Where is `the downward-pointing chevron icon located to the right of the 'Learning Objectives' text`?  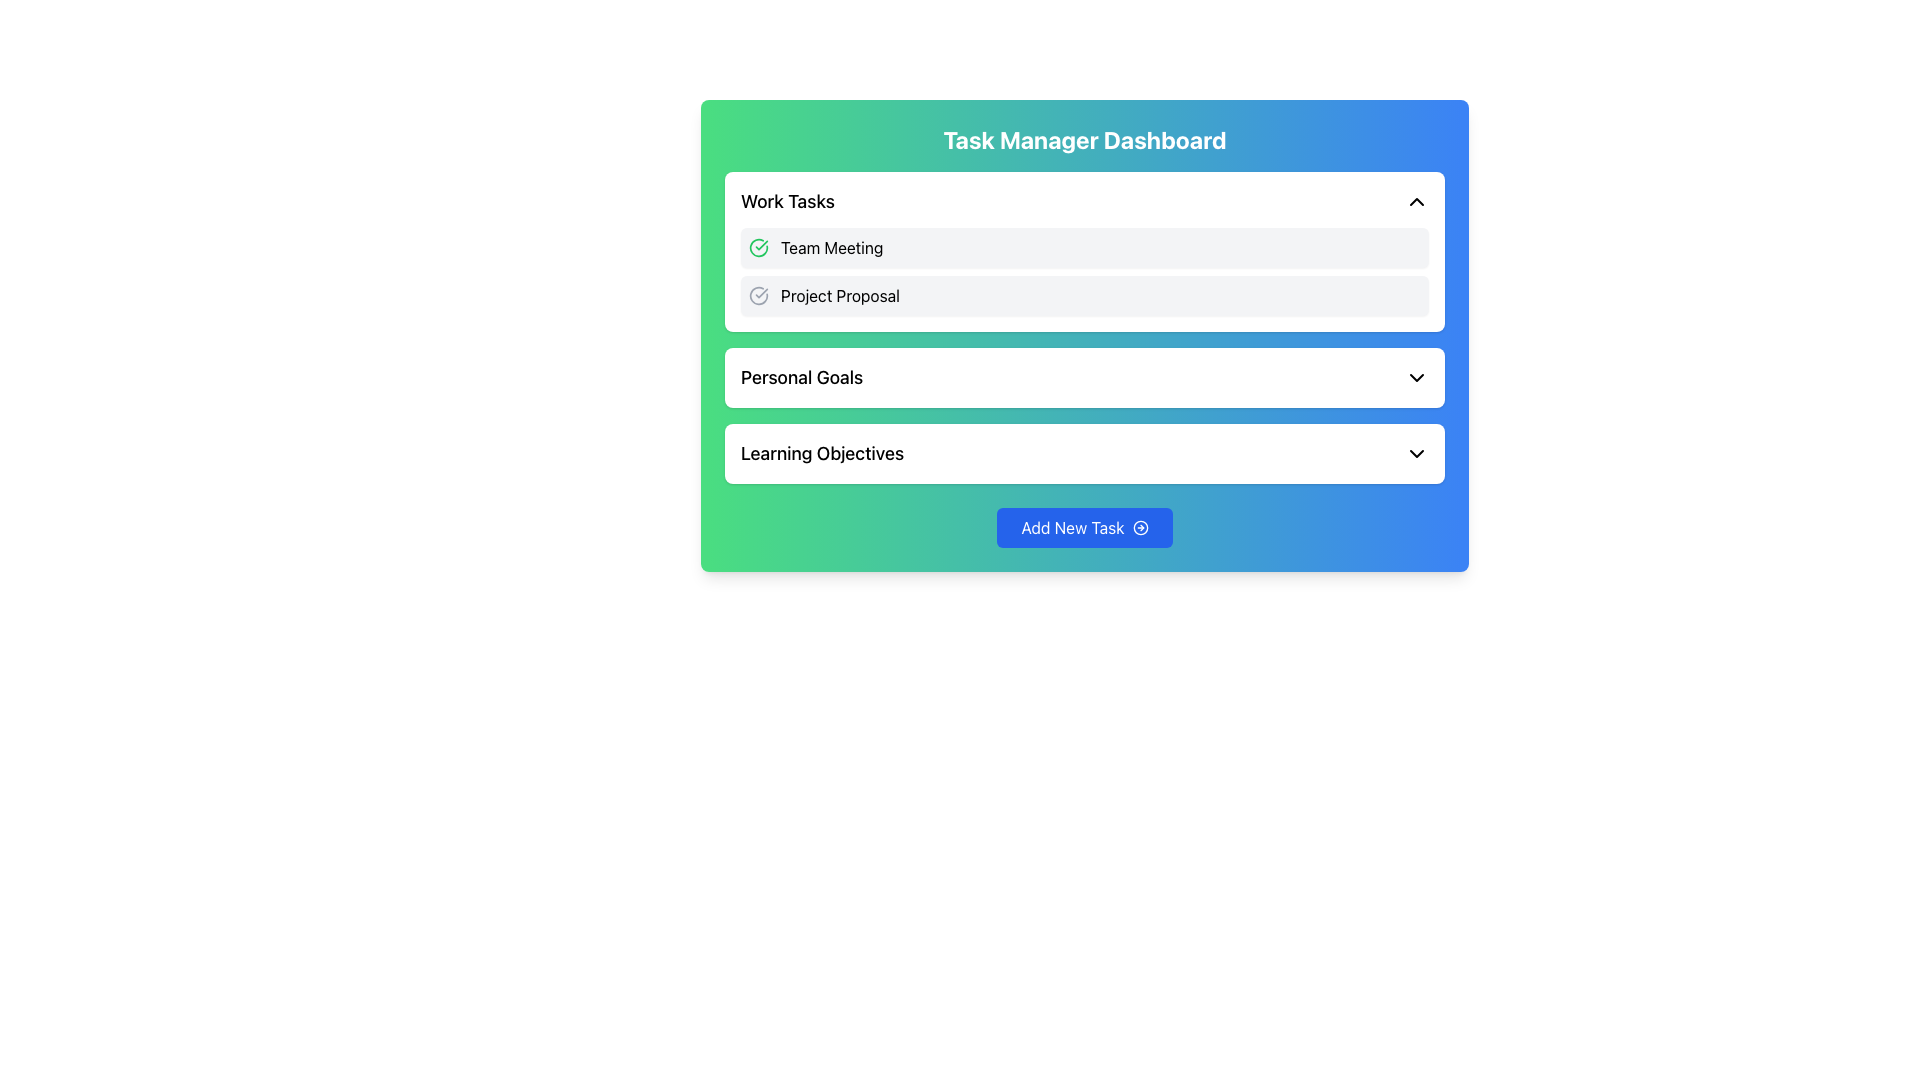 the downward-pointing chevron icon located to the right of the 'Learning Objectives' text is located at coordinates (1415, 454).